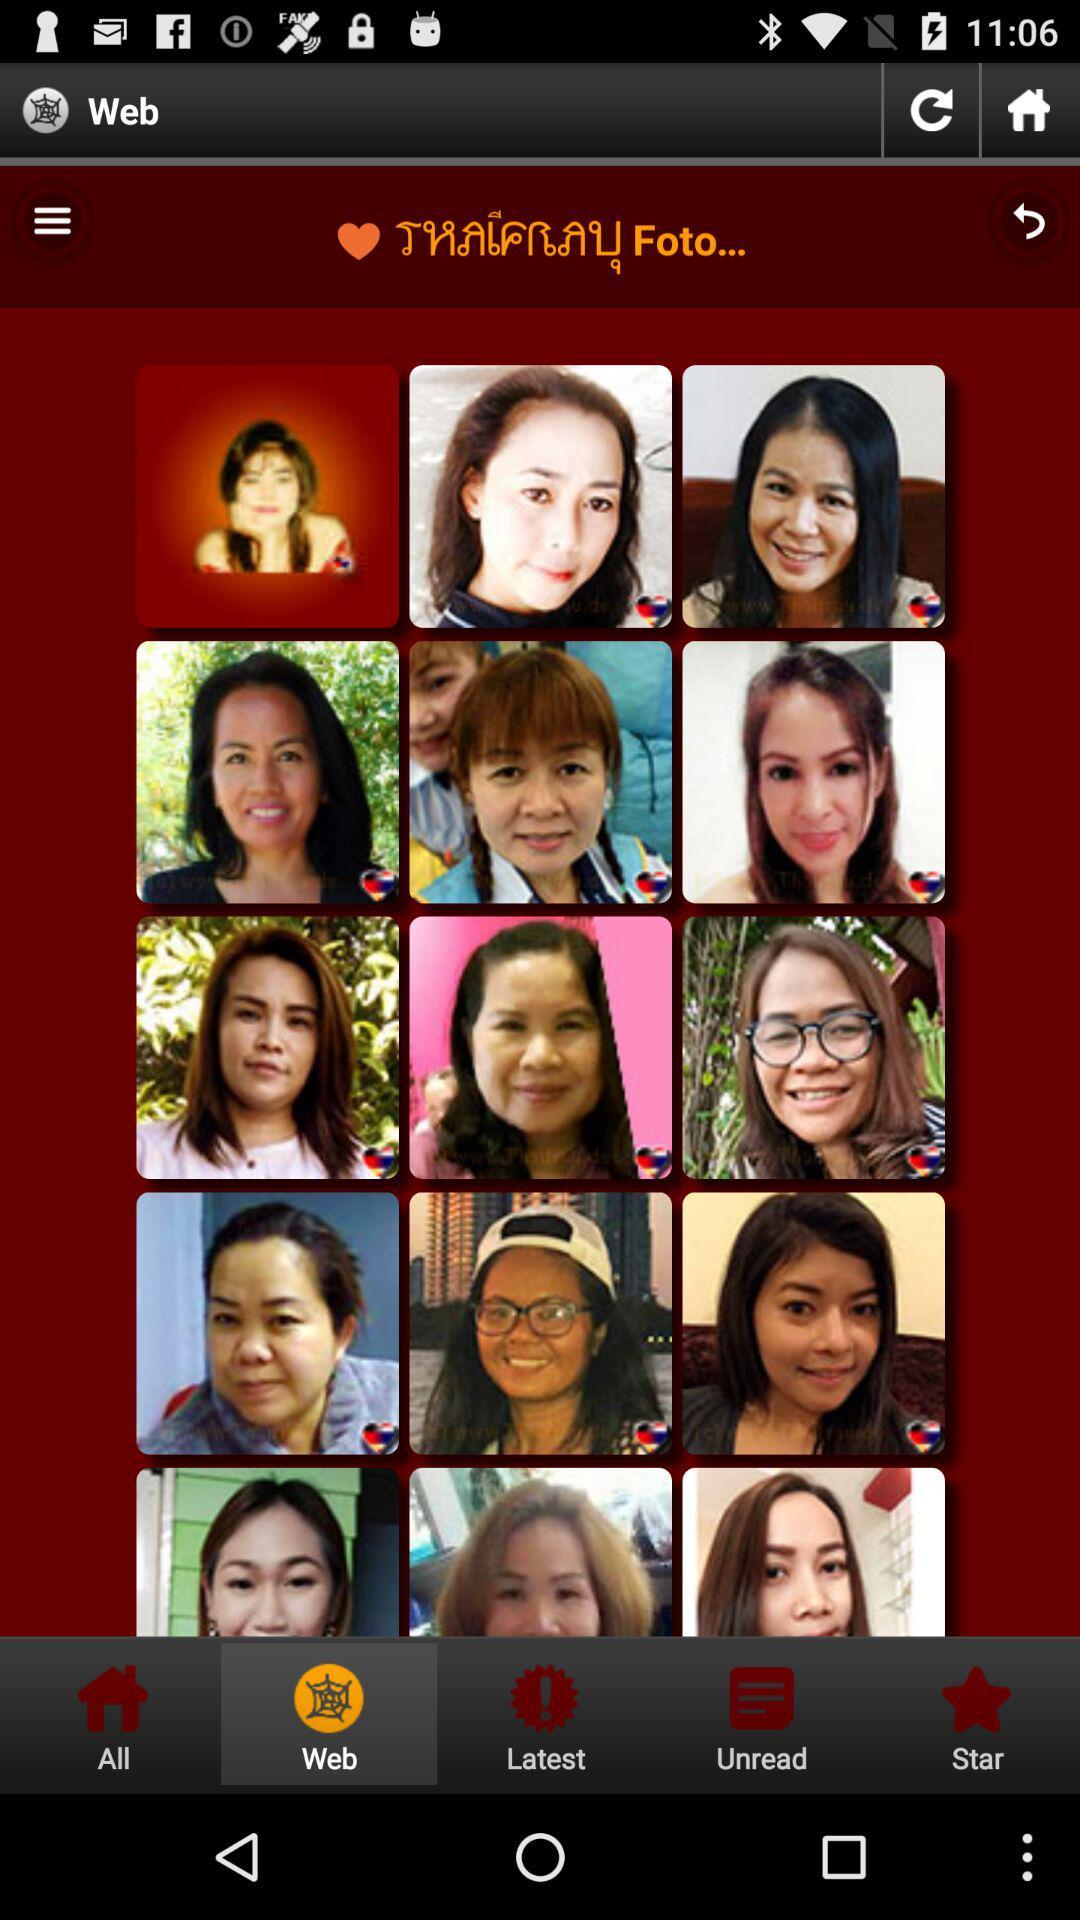 Image resolution: width=1080 pixels, height=1920 pixels. What do you see at coordinates (931, 109) in the screenshot?
I see `refresh` at bounding box center [931, 109].